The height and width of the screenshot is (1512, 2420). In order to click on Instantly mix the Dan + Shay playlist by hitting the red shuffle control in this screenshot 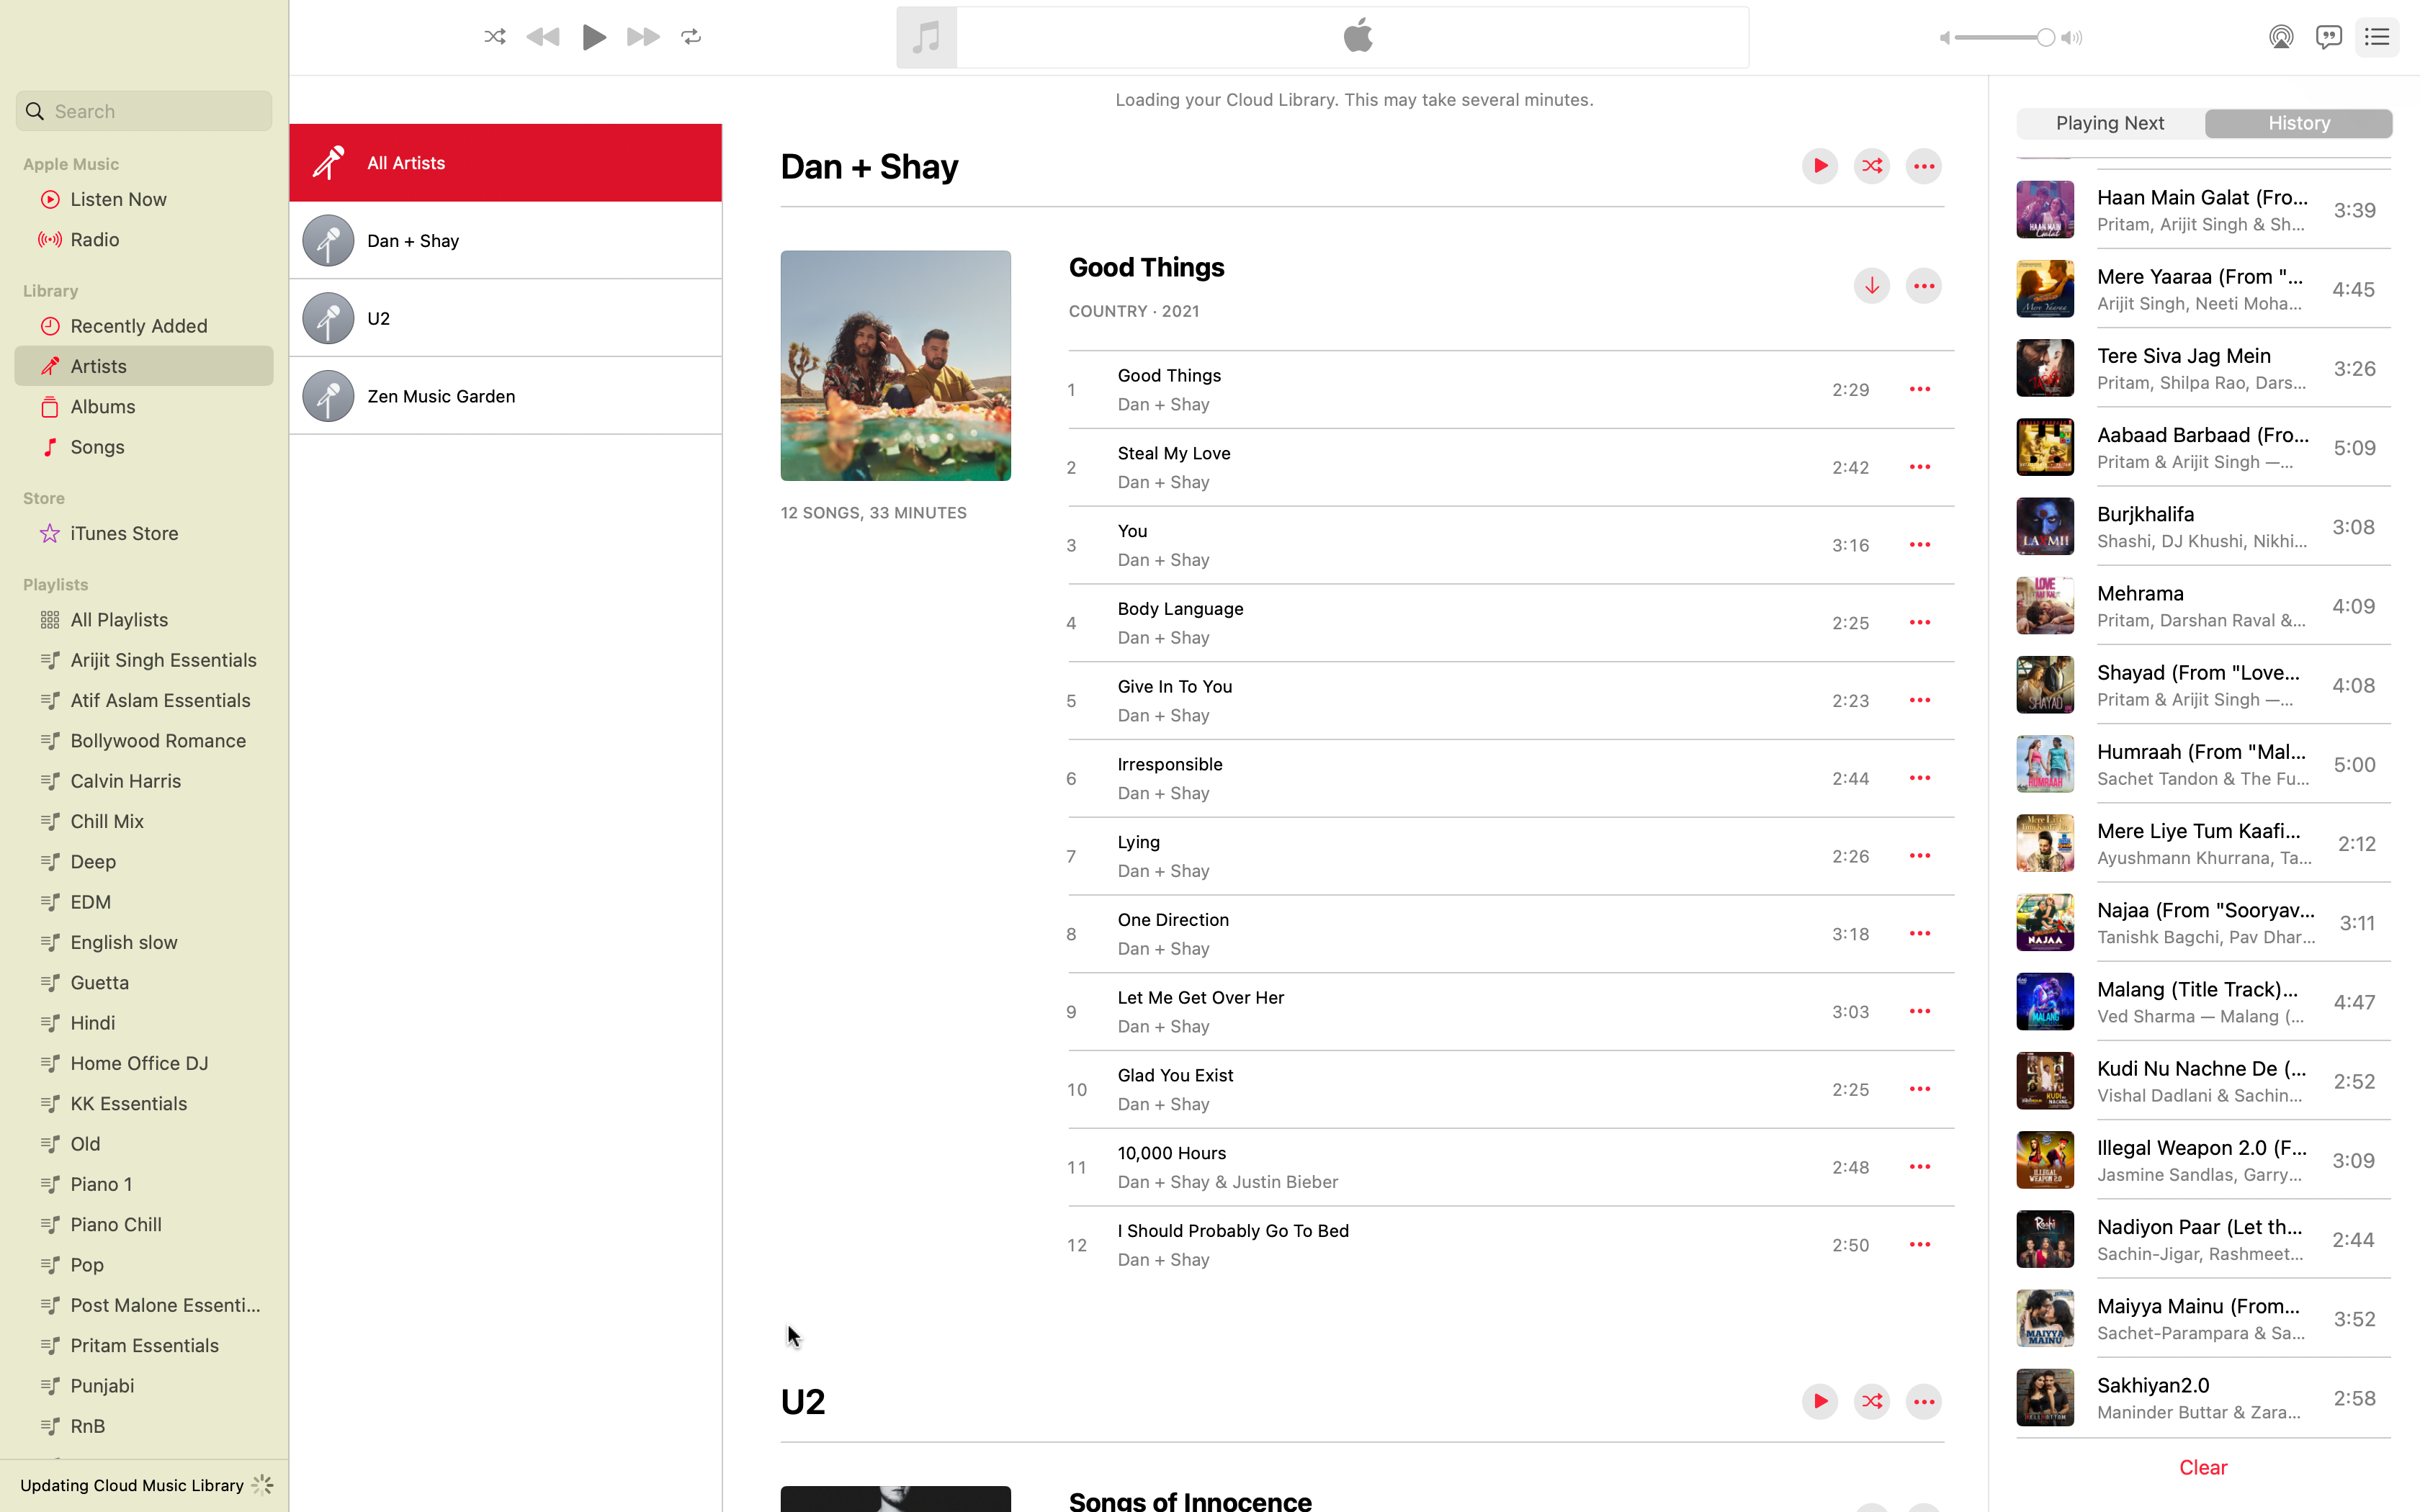, I will do `click(1872, 166)`.